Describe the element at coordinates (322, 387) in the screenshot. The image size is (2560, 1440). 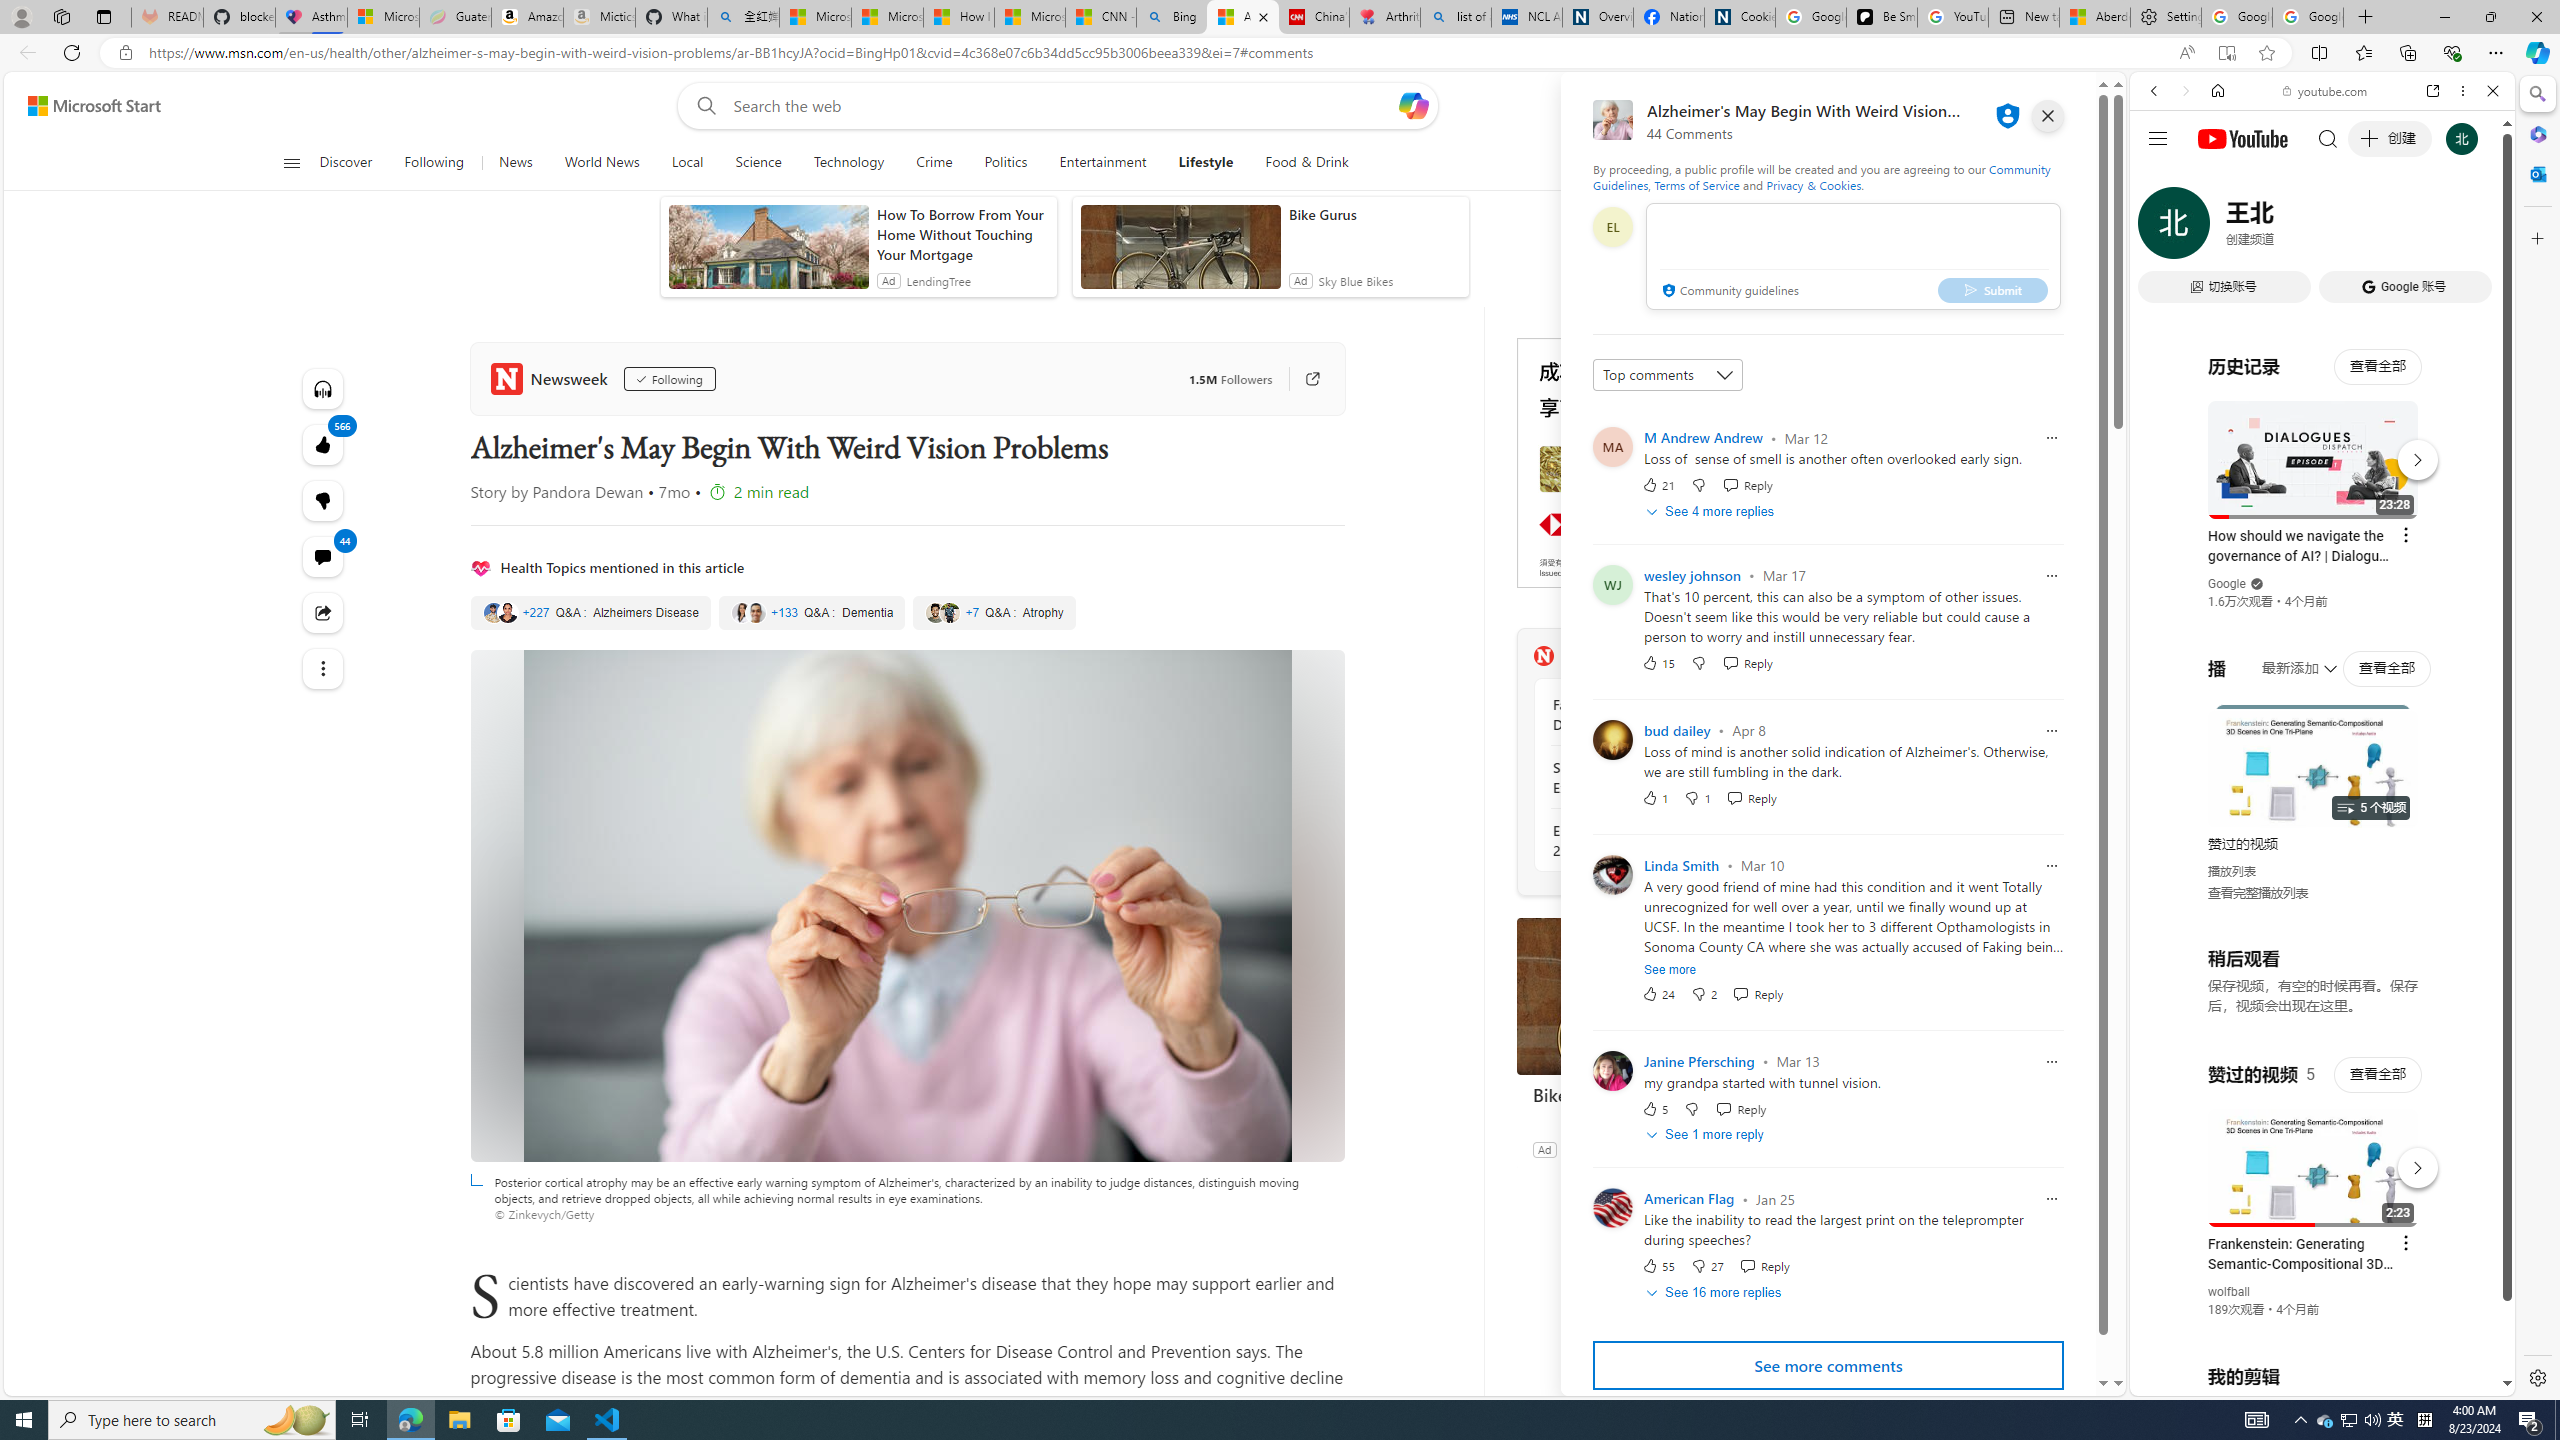
I see `'Listen to this article'` at that location.